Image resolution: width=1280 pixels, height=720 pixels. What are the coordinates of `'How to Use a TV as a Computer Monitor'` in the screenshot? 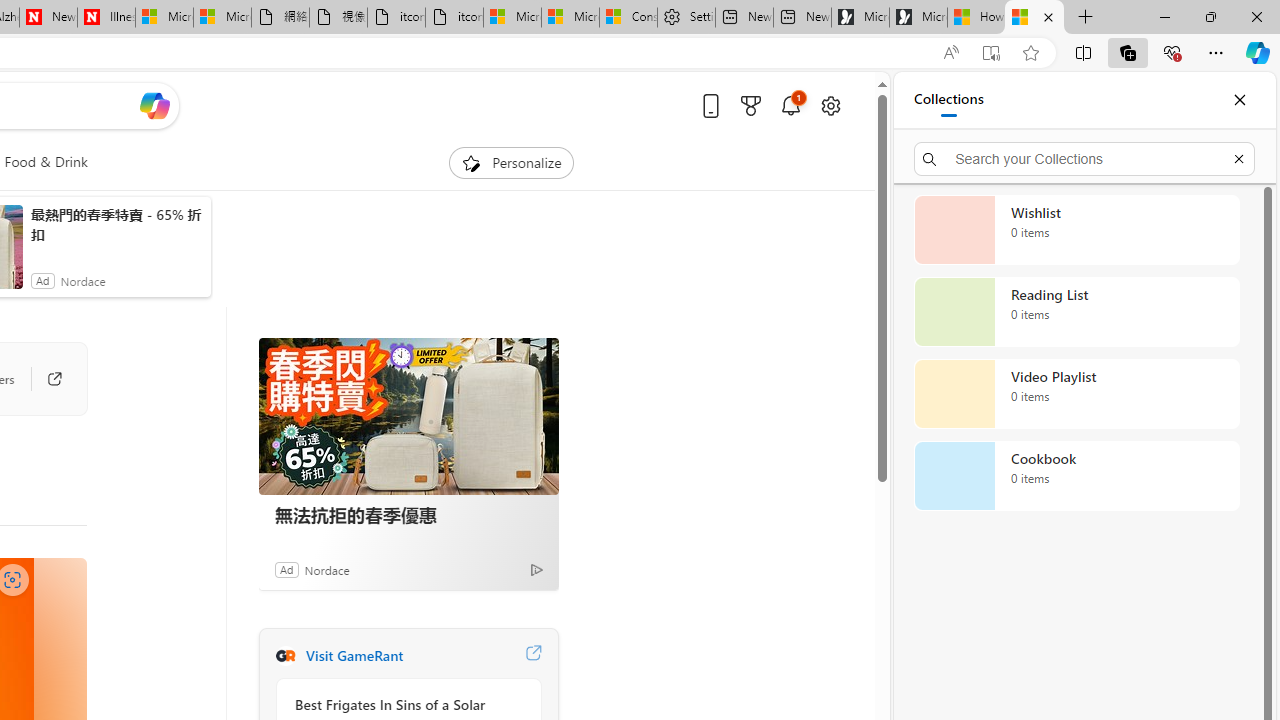 It's located at (1034, 17).